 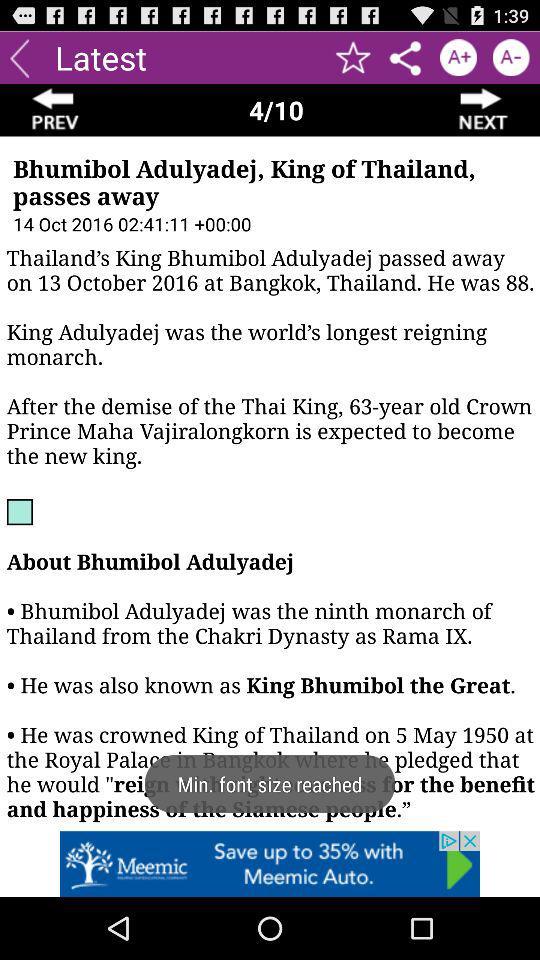 I want to click on the star icon, so click(x=352, y=61).